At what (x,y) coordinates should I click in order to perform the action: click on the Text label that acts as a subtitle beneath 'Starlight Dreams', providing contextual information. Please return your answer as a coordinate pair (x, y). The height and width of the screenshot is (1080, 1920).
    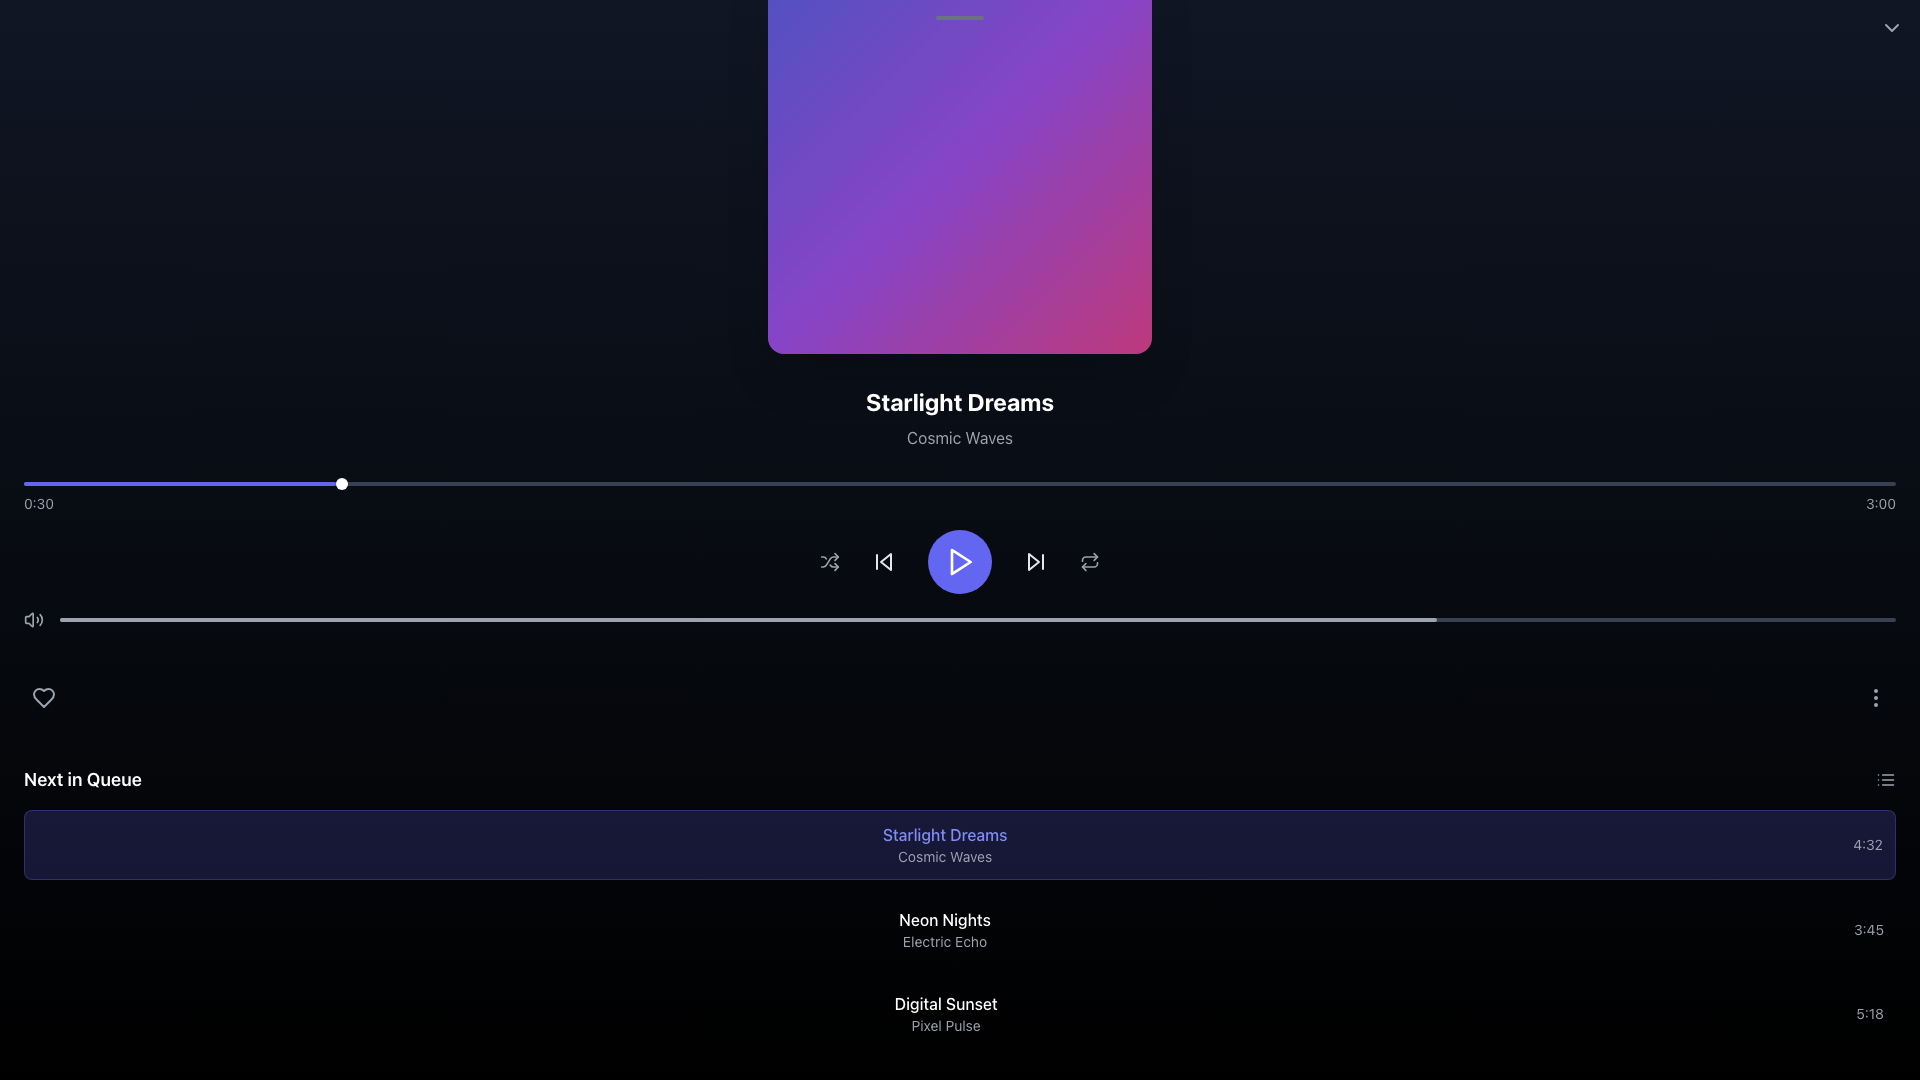
    Looking at the image, I should click on (960, 437).